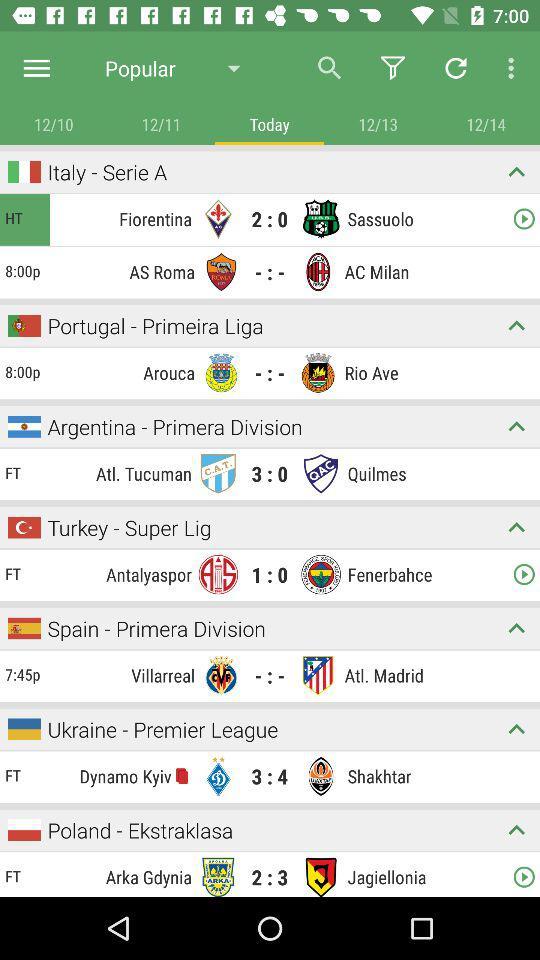 The width and height of the screenshot is (540, 960). What do you see at coordinates (516, 728) in the screenshot?
I see `up` at bounding box center [516, 728].